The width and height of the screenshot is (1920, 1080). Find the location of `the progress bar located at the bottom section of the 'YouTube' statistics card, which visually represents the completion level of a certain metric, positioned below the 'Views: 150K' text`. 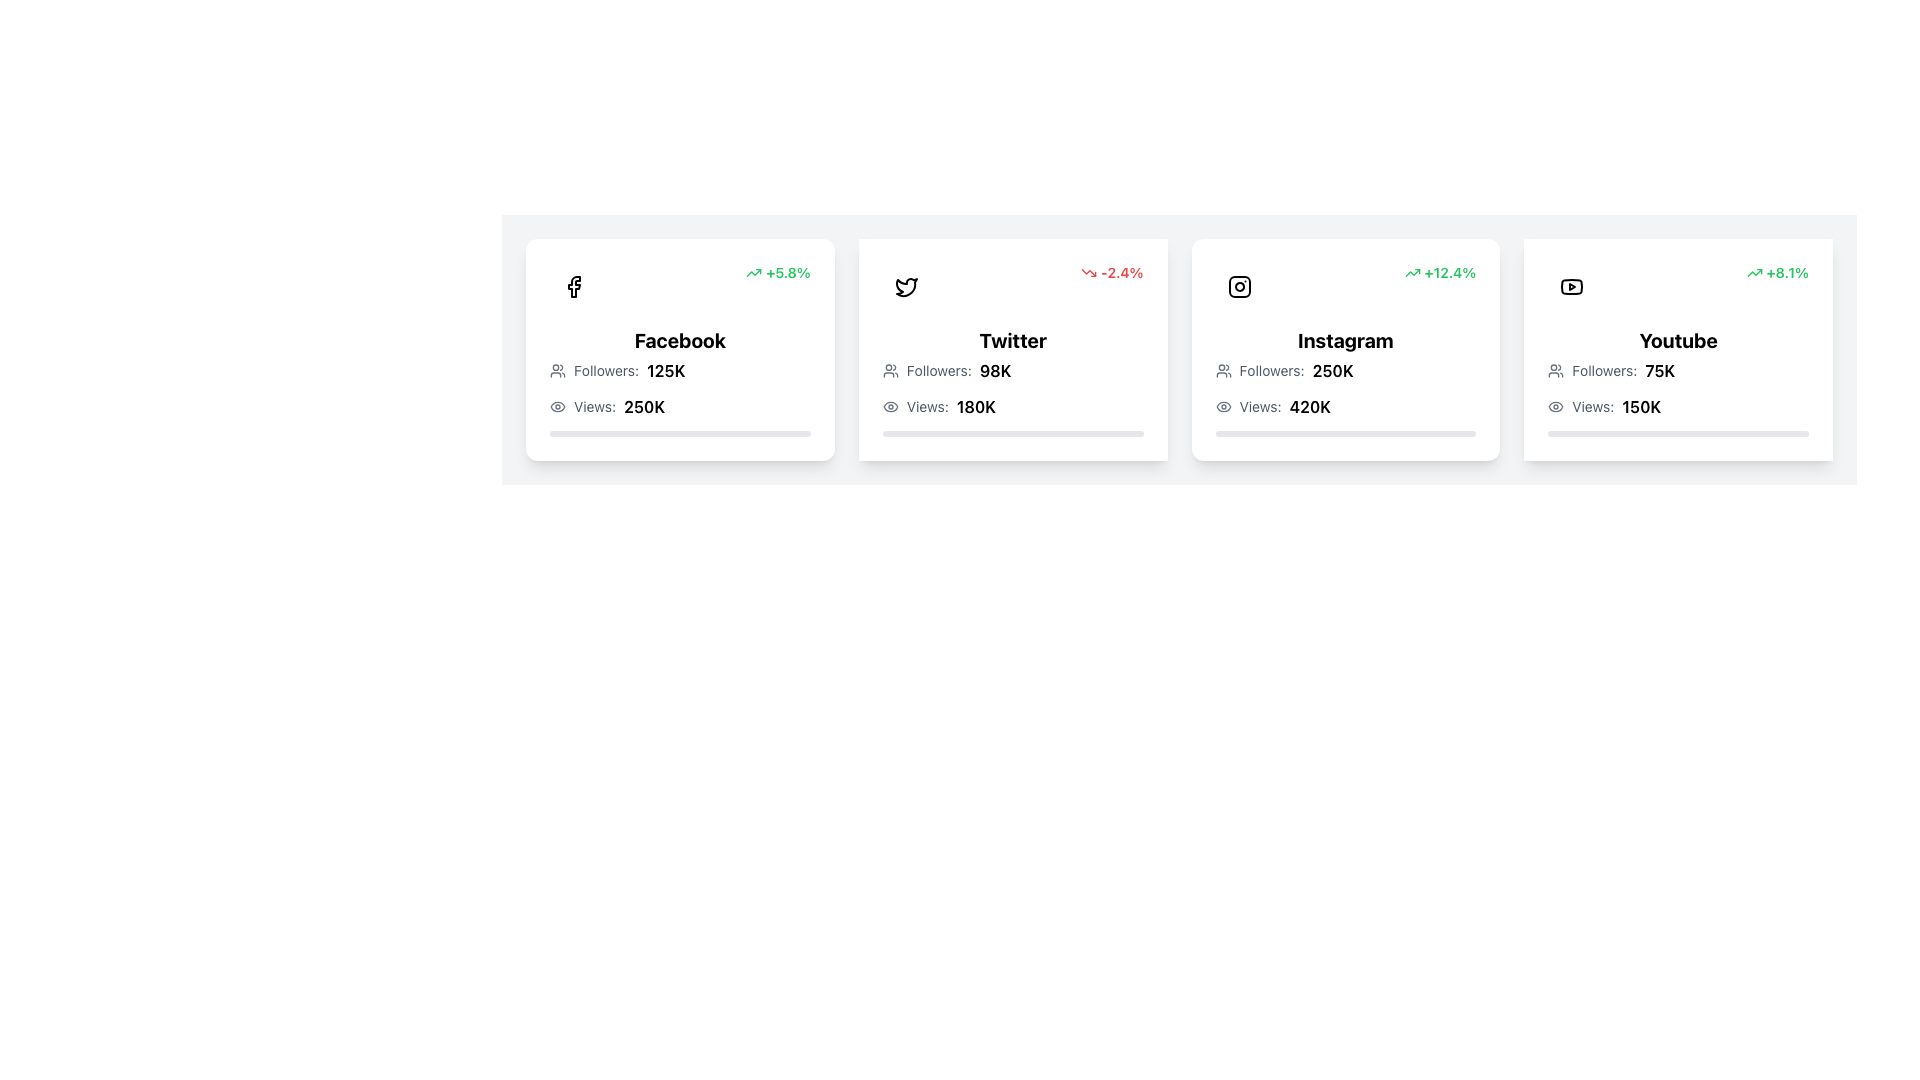

the progress bar located at the bottom section of the 'YouTube' statistics card, which visually represents the completion level of a certain metric, positioned below the 'Views: 150K' text is located at coordinates (1678, 433).